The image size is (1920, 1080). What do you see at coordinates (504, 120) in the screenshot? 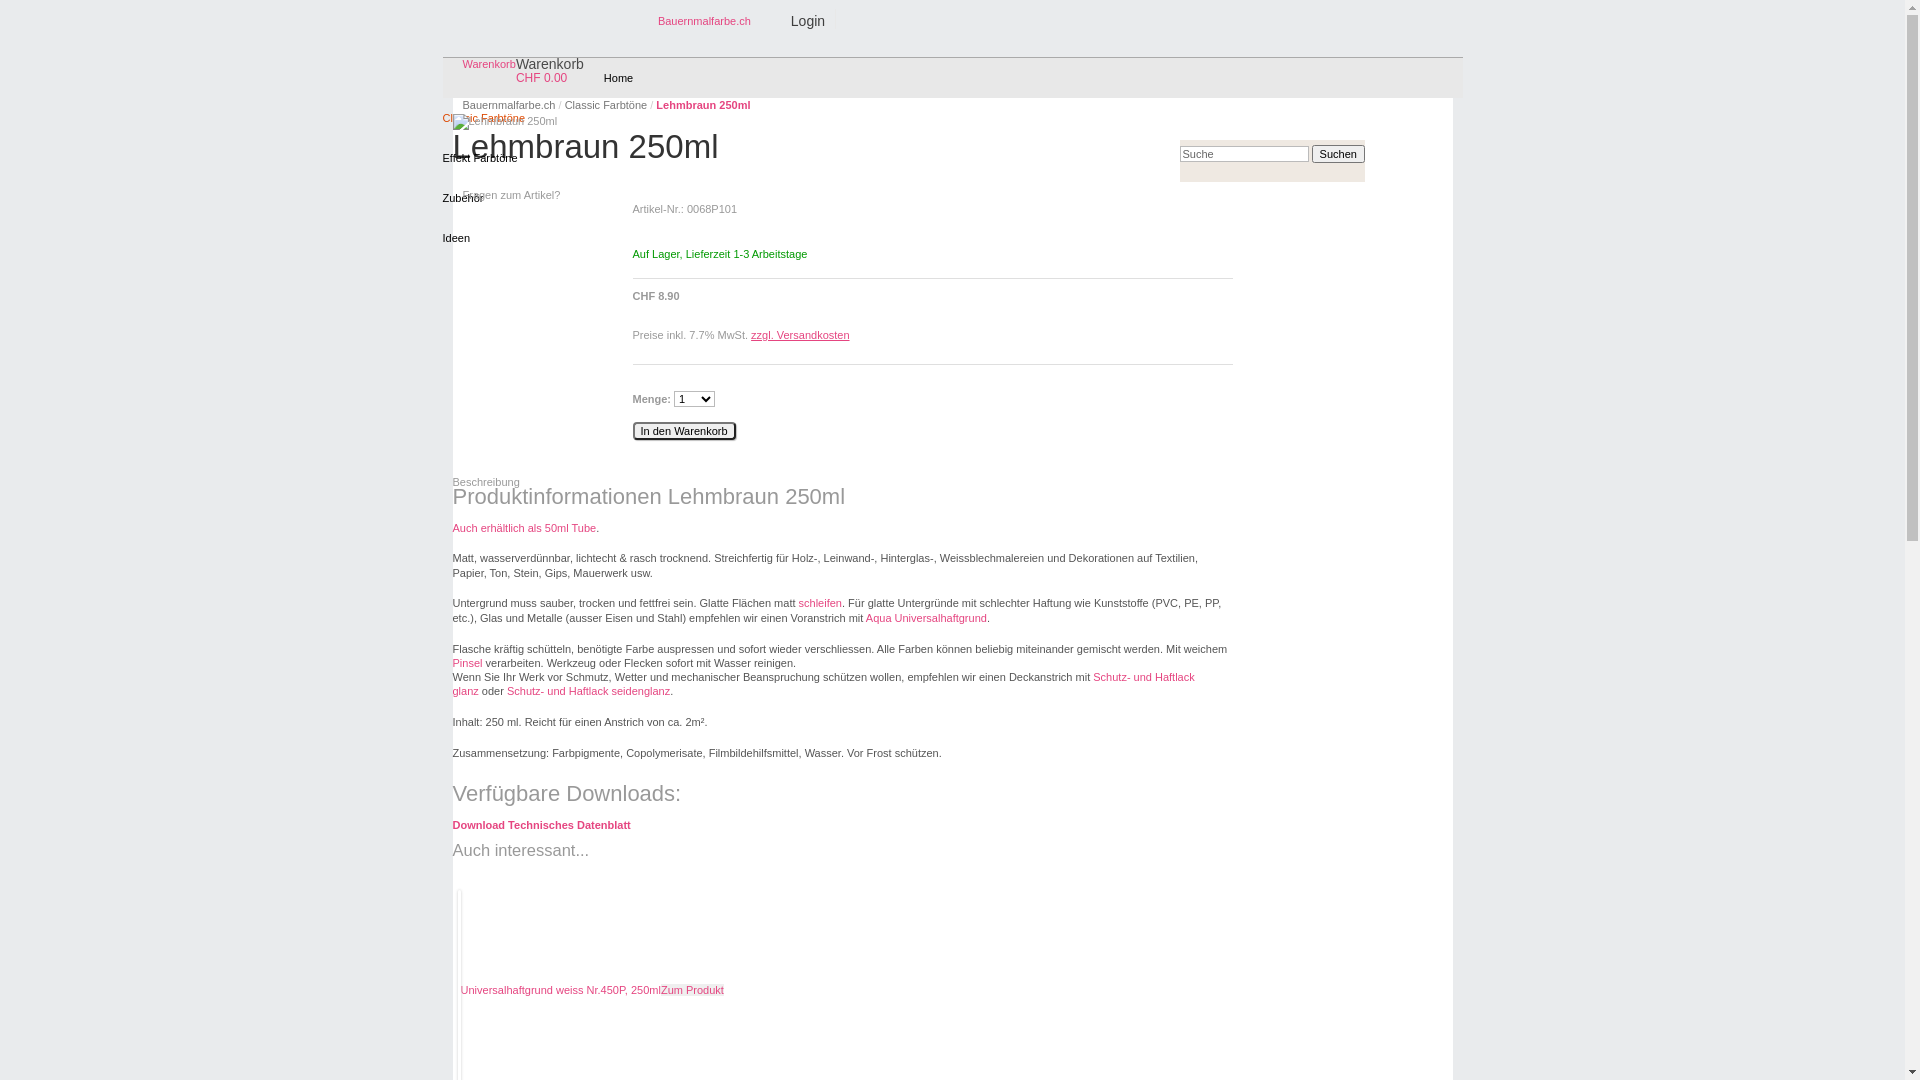
I see `'Lehmbraun 250ml'` at bounding box center [504, 120].